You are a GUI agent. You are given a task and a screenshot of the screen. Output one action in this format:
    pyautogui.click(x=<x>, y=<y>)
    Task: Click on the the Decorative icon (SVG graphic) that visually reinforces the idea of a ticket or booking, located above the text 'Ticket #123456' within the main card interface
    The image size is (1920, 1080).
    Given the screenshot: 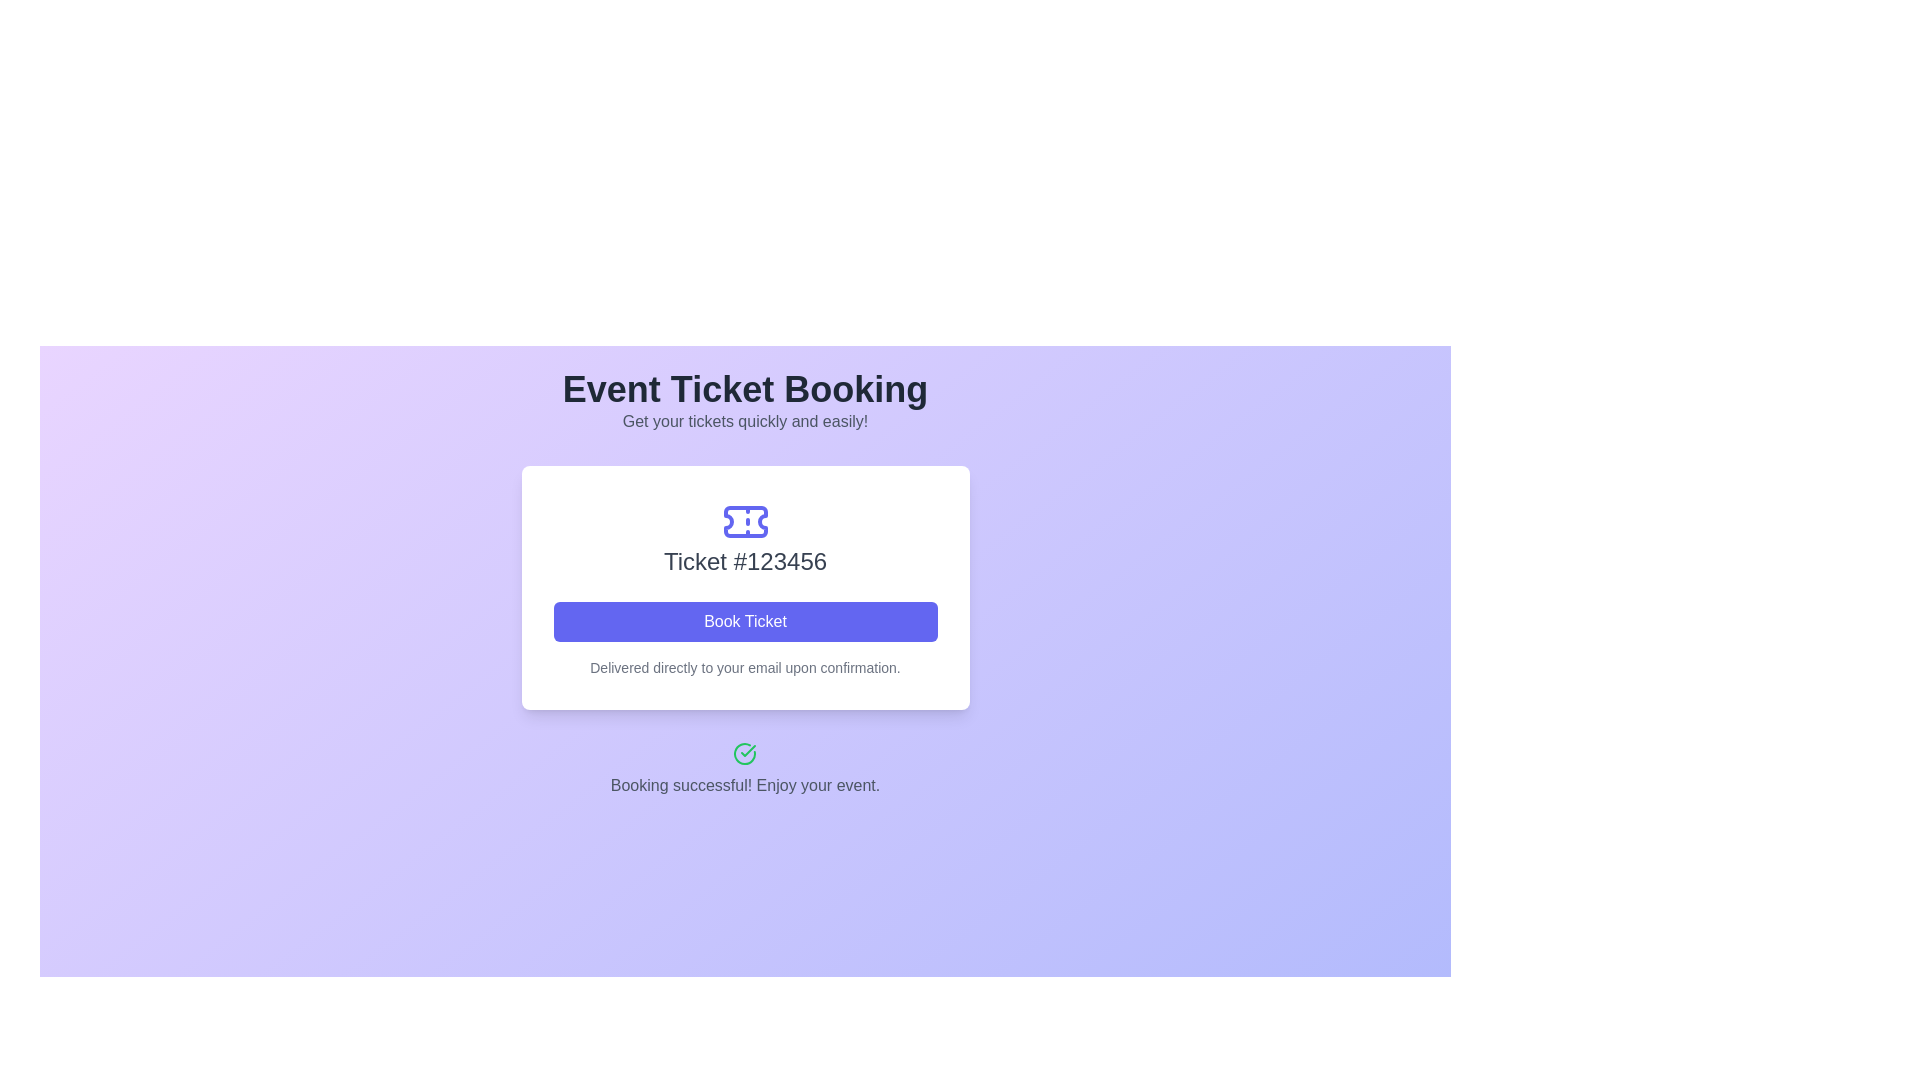 What is the action you would take?
    pyautogui.click(x=744, y=520)
    